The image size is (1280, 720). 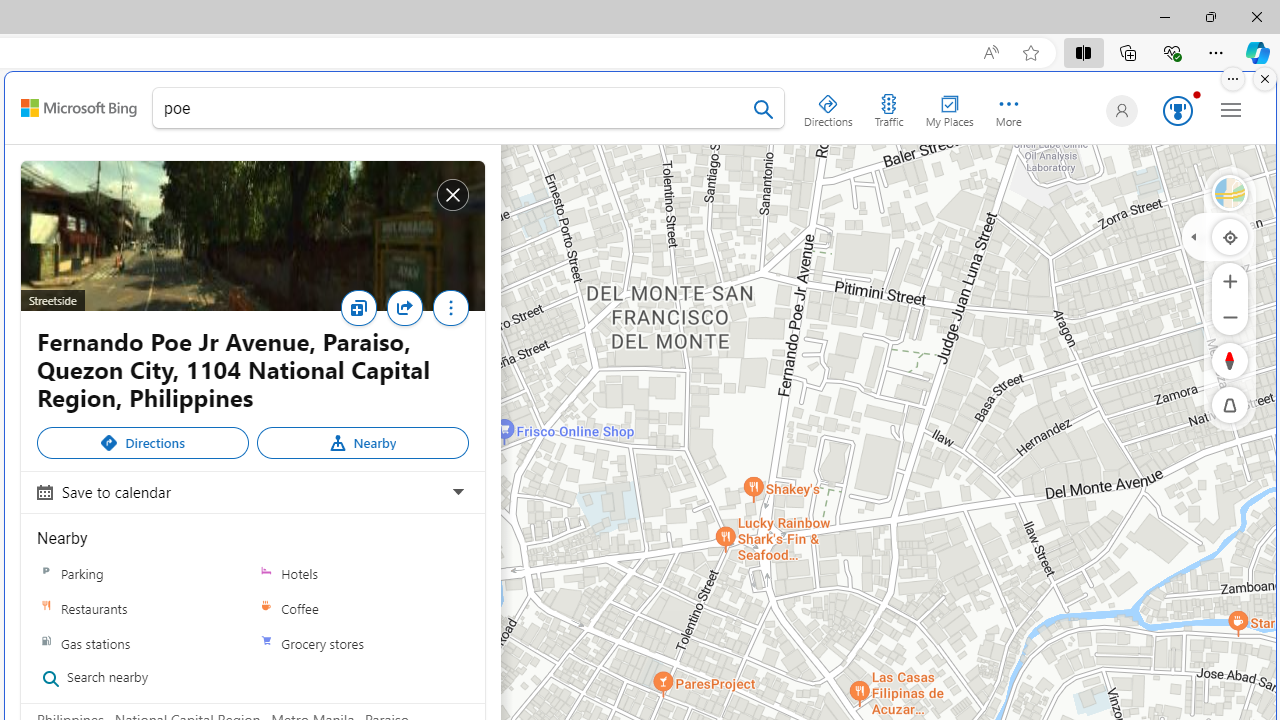 I want to click on 'Coffee', so click(x=265, y=608).